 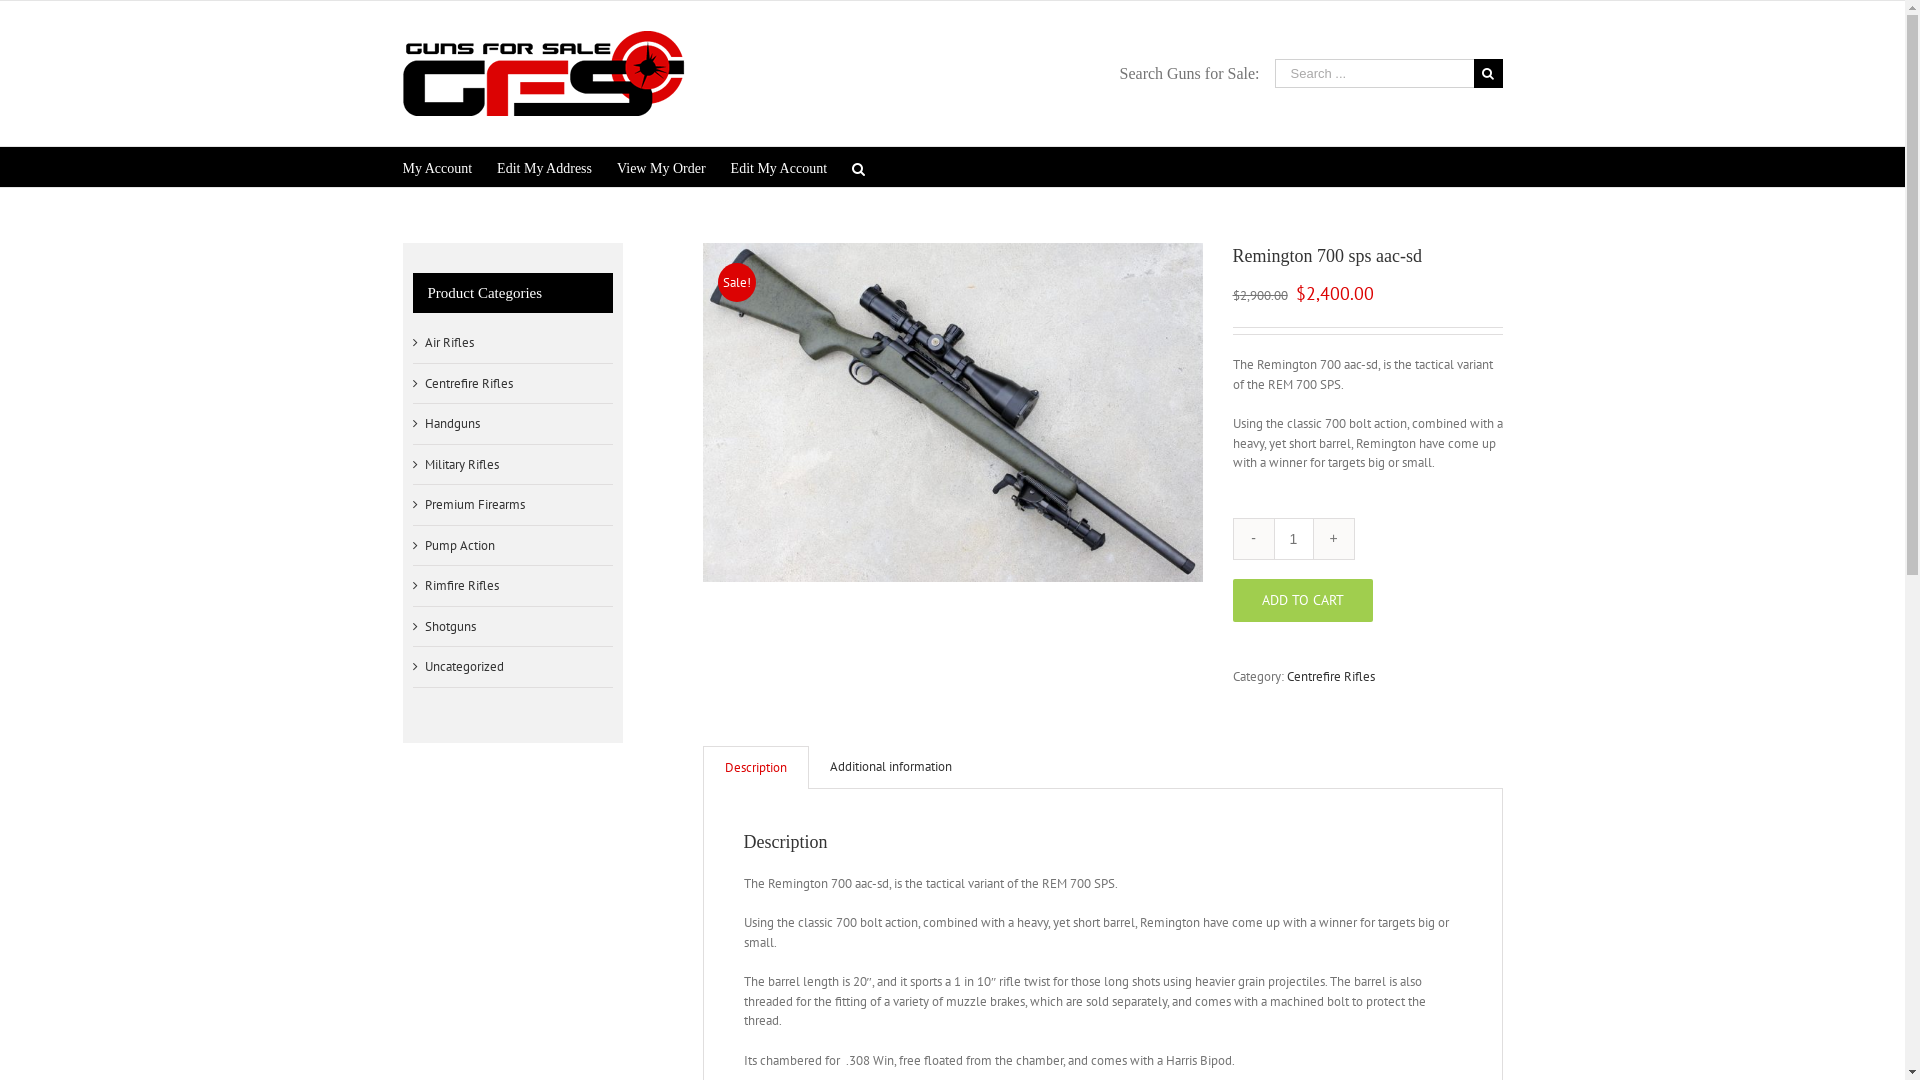 I want to click on 'Edit My Account', so click(x=777, y=165).